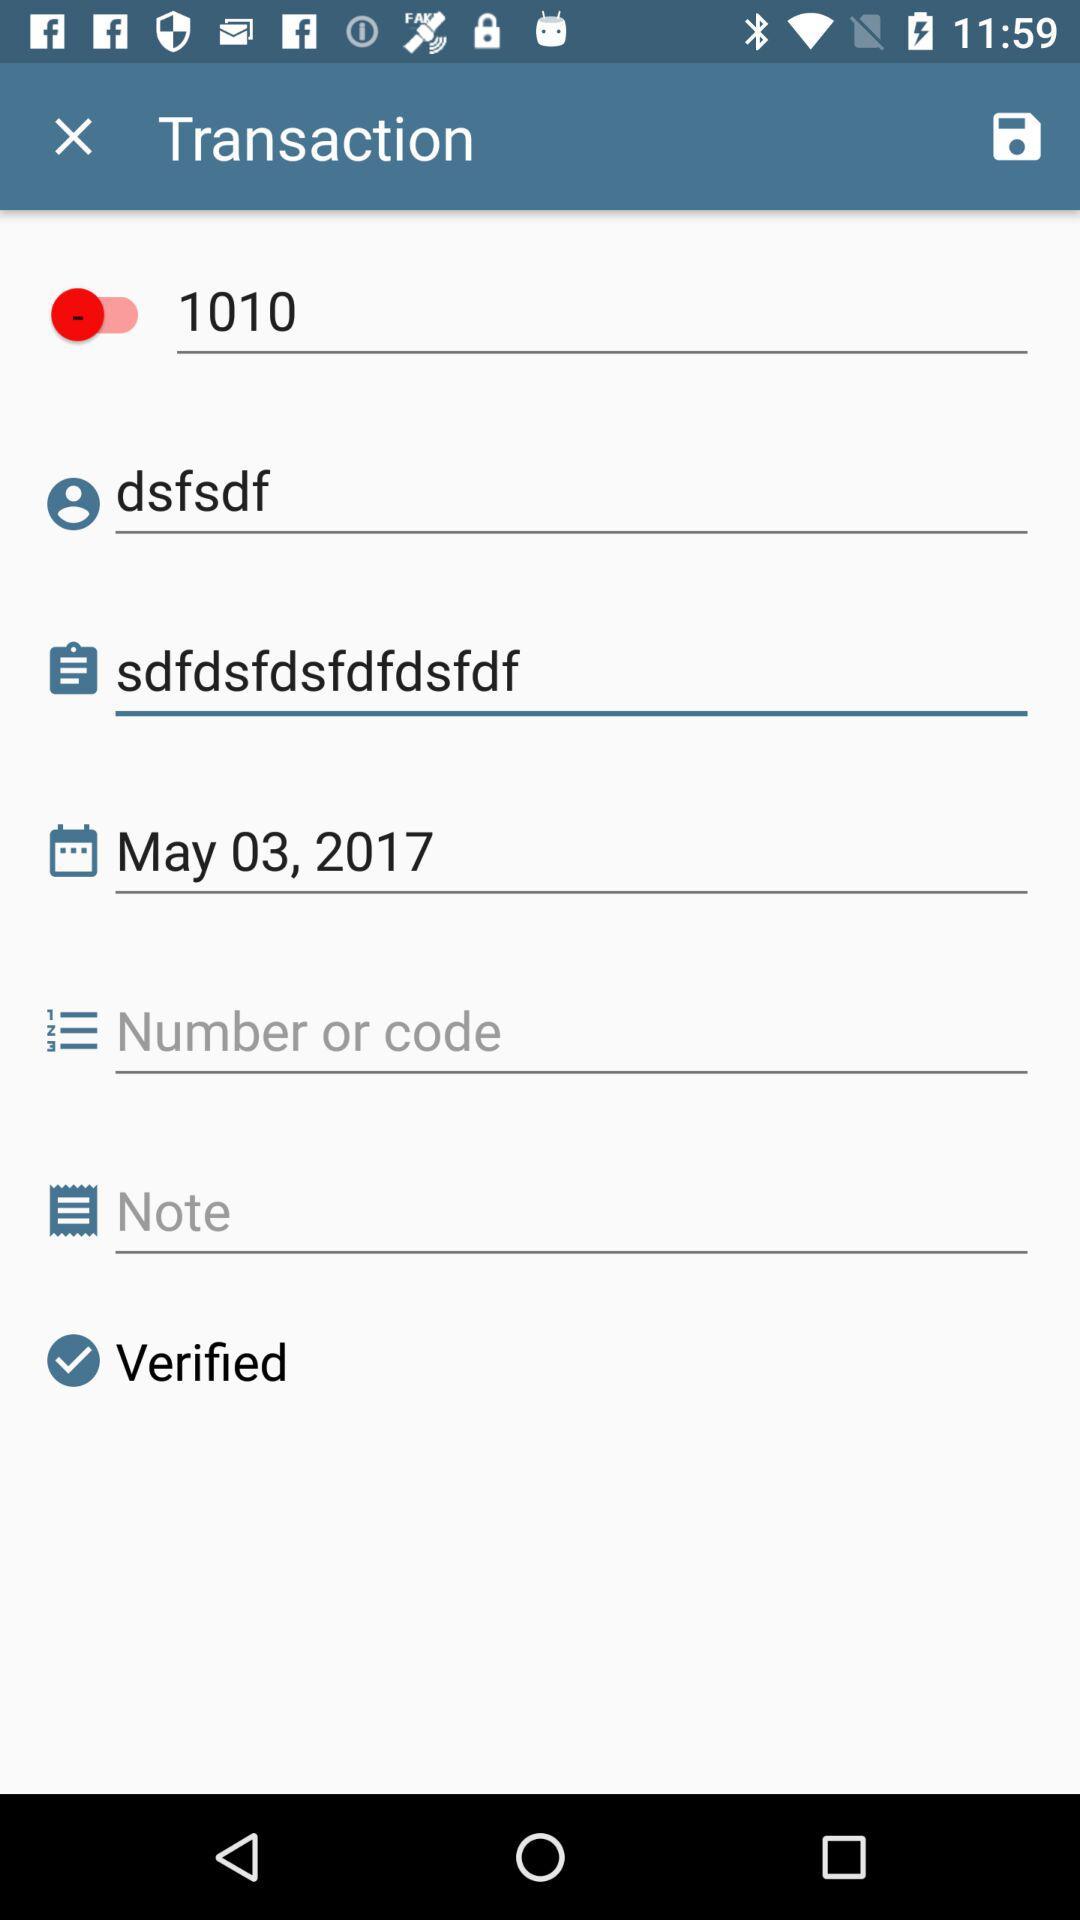 The width and height of the screenshot is (1080, 1920). I want to click on the folder icon, so click(72, 670).